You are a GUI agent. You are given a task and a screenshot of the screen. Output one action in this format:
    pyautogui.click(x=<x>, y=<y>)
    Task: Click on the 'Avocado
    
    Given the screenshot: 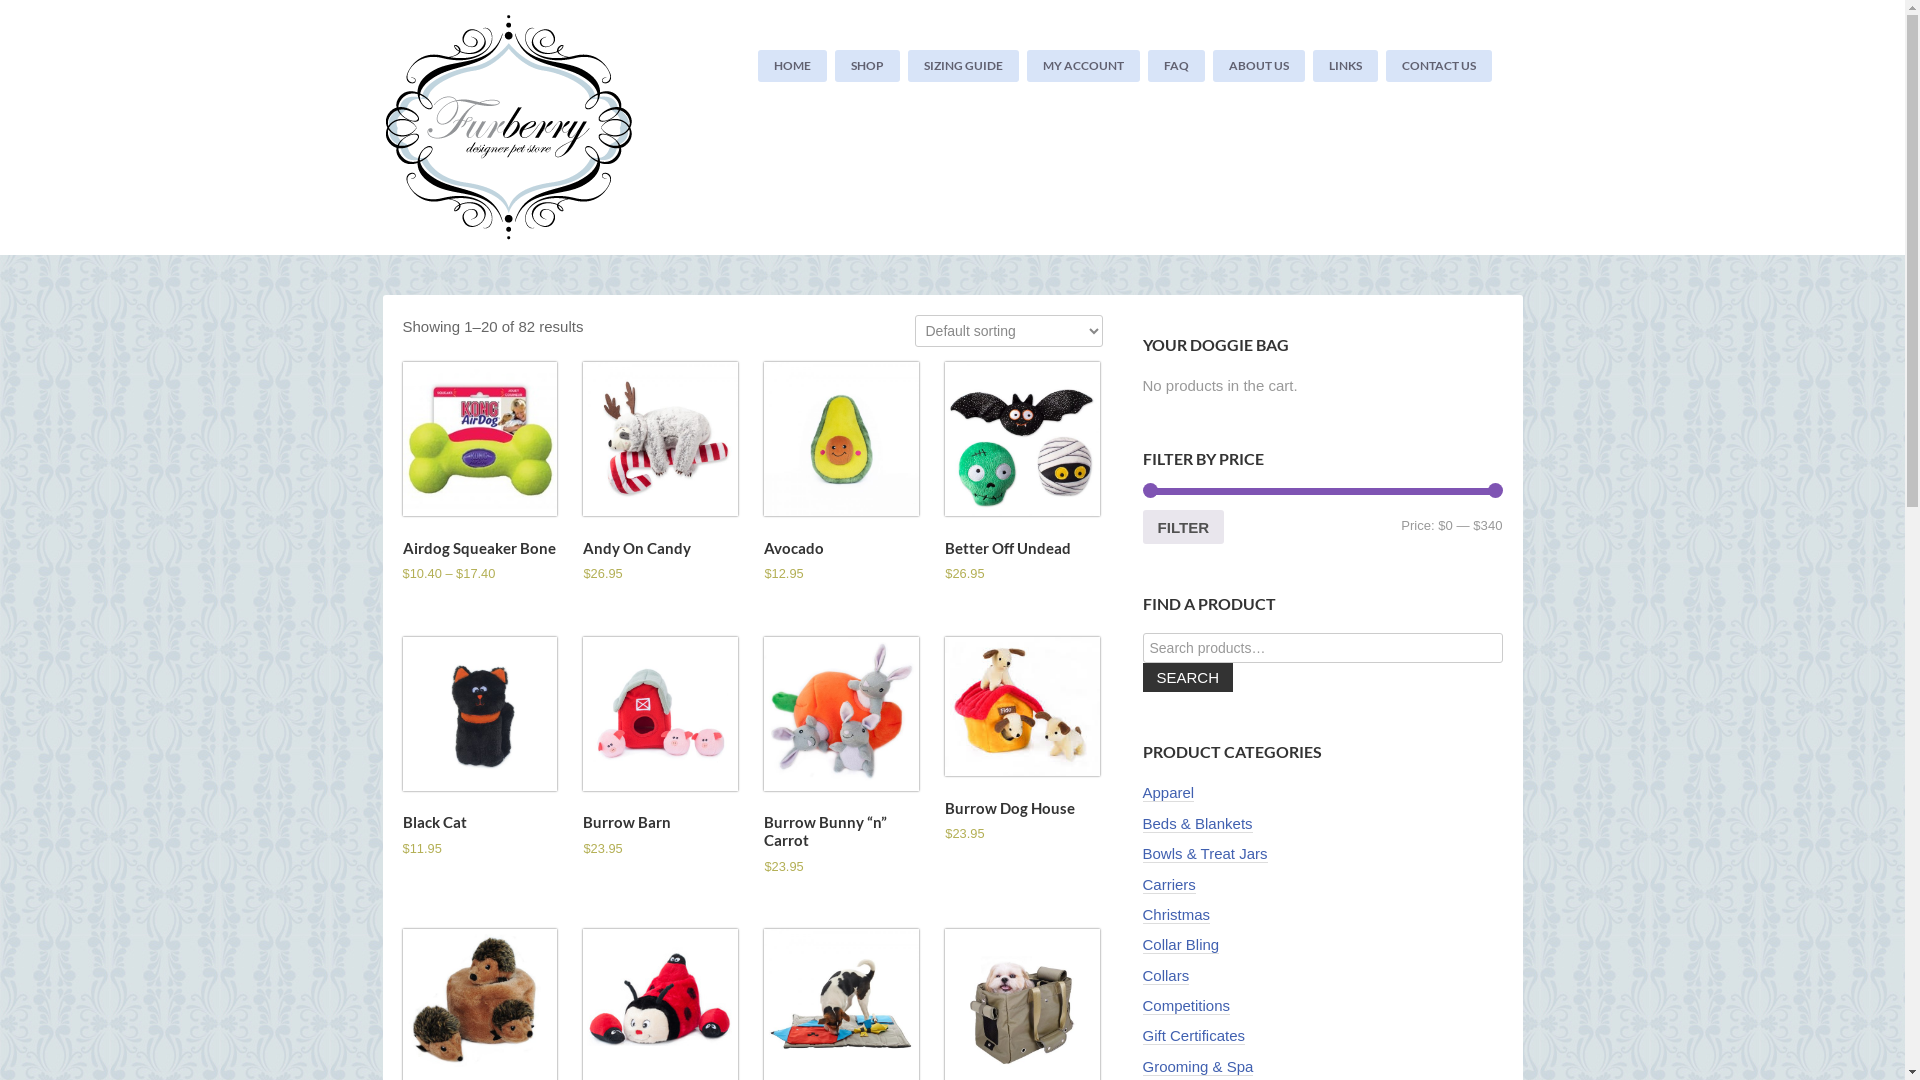 What is the action you would take?
    pyautogui.click(x=840, y=473)
    